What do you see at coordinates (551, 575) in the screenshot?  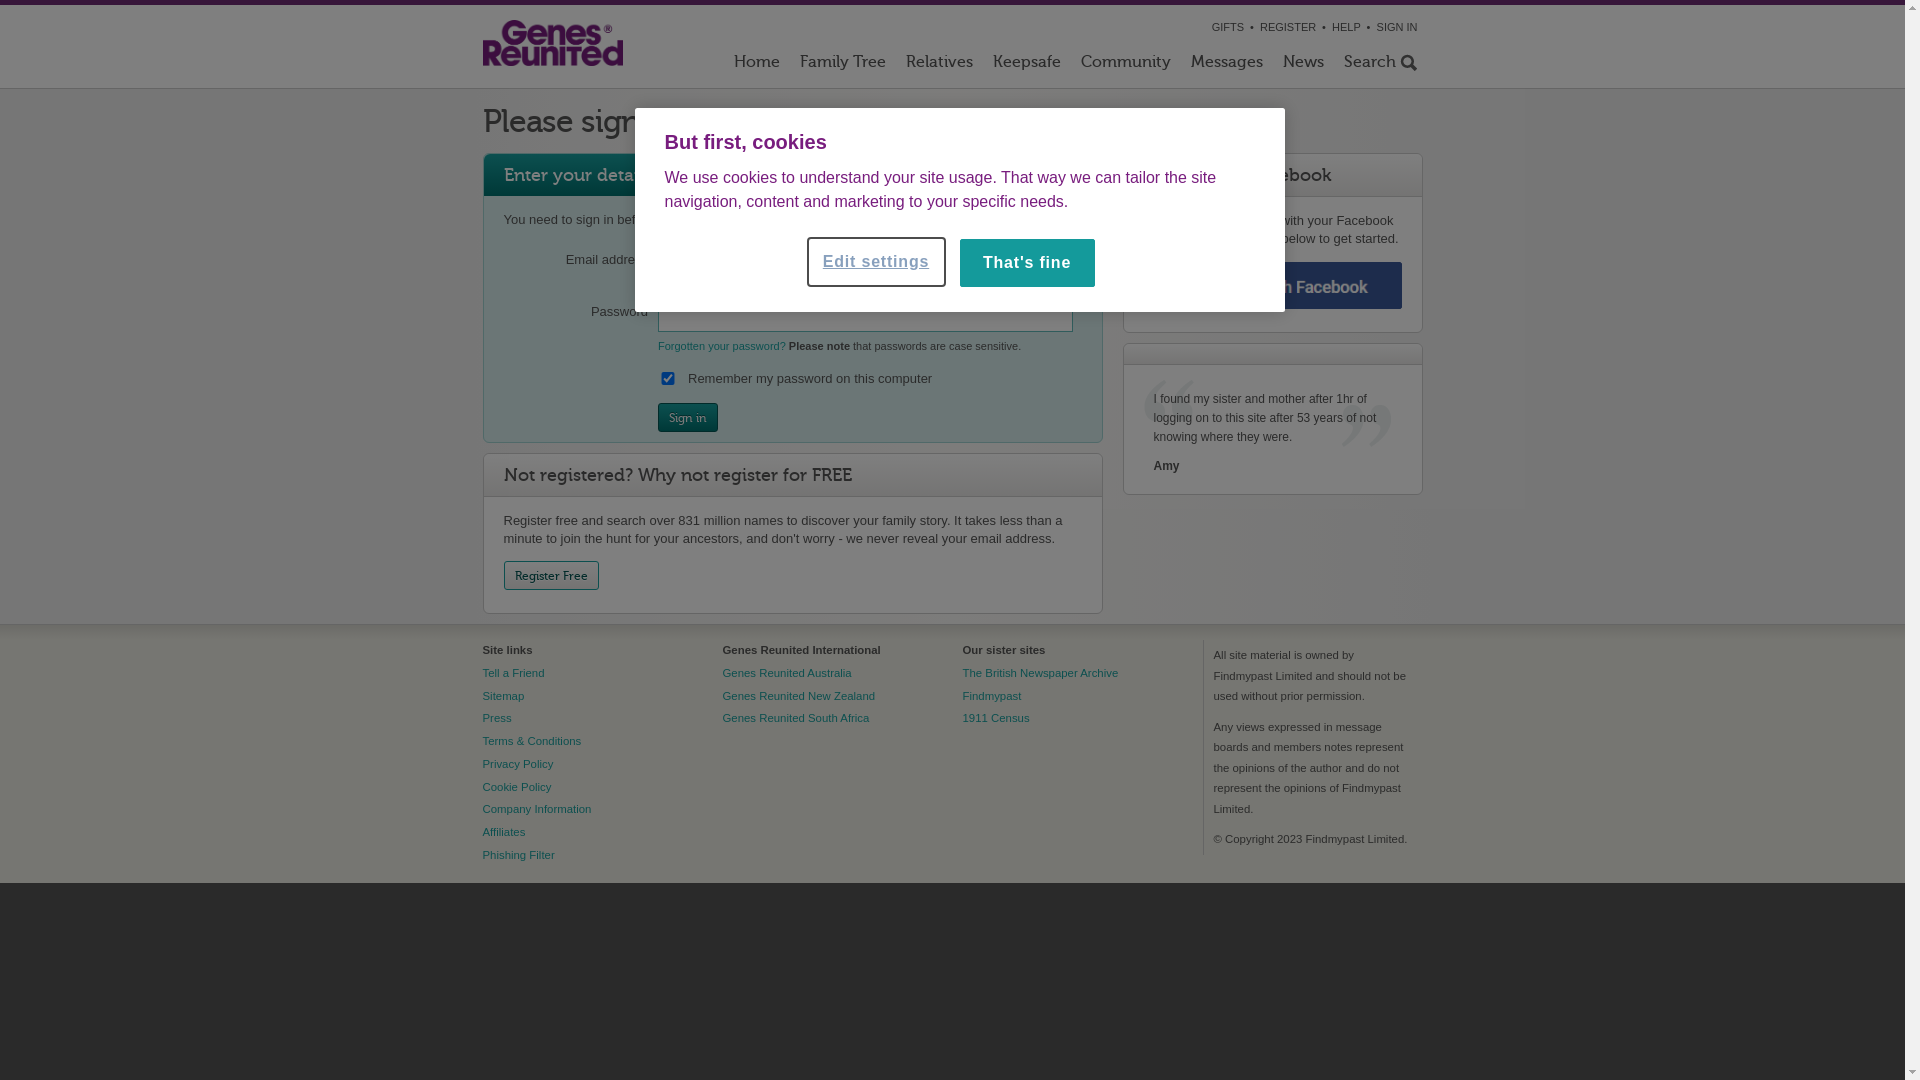 I see `'Register Free'` at bounding box center [551, 575].